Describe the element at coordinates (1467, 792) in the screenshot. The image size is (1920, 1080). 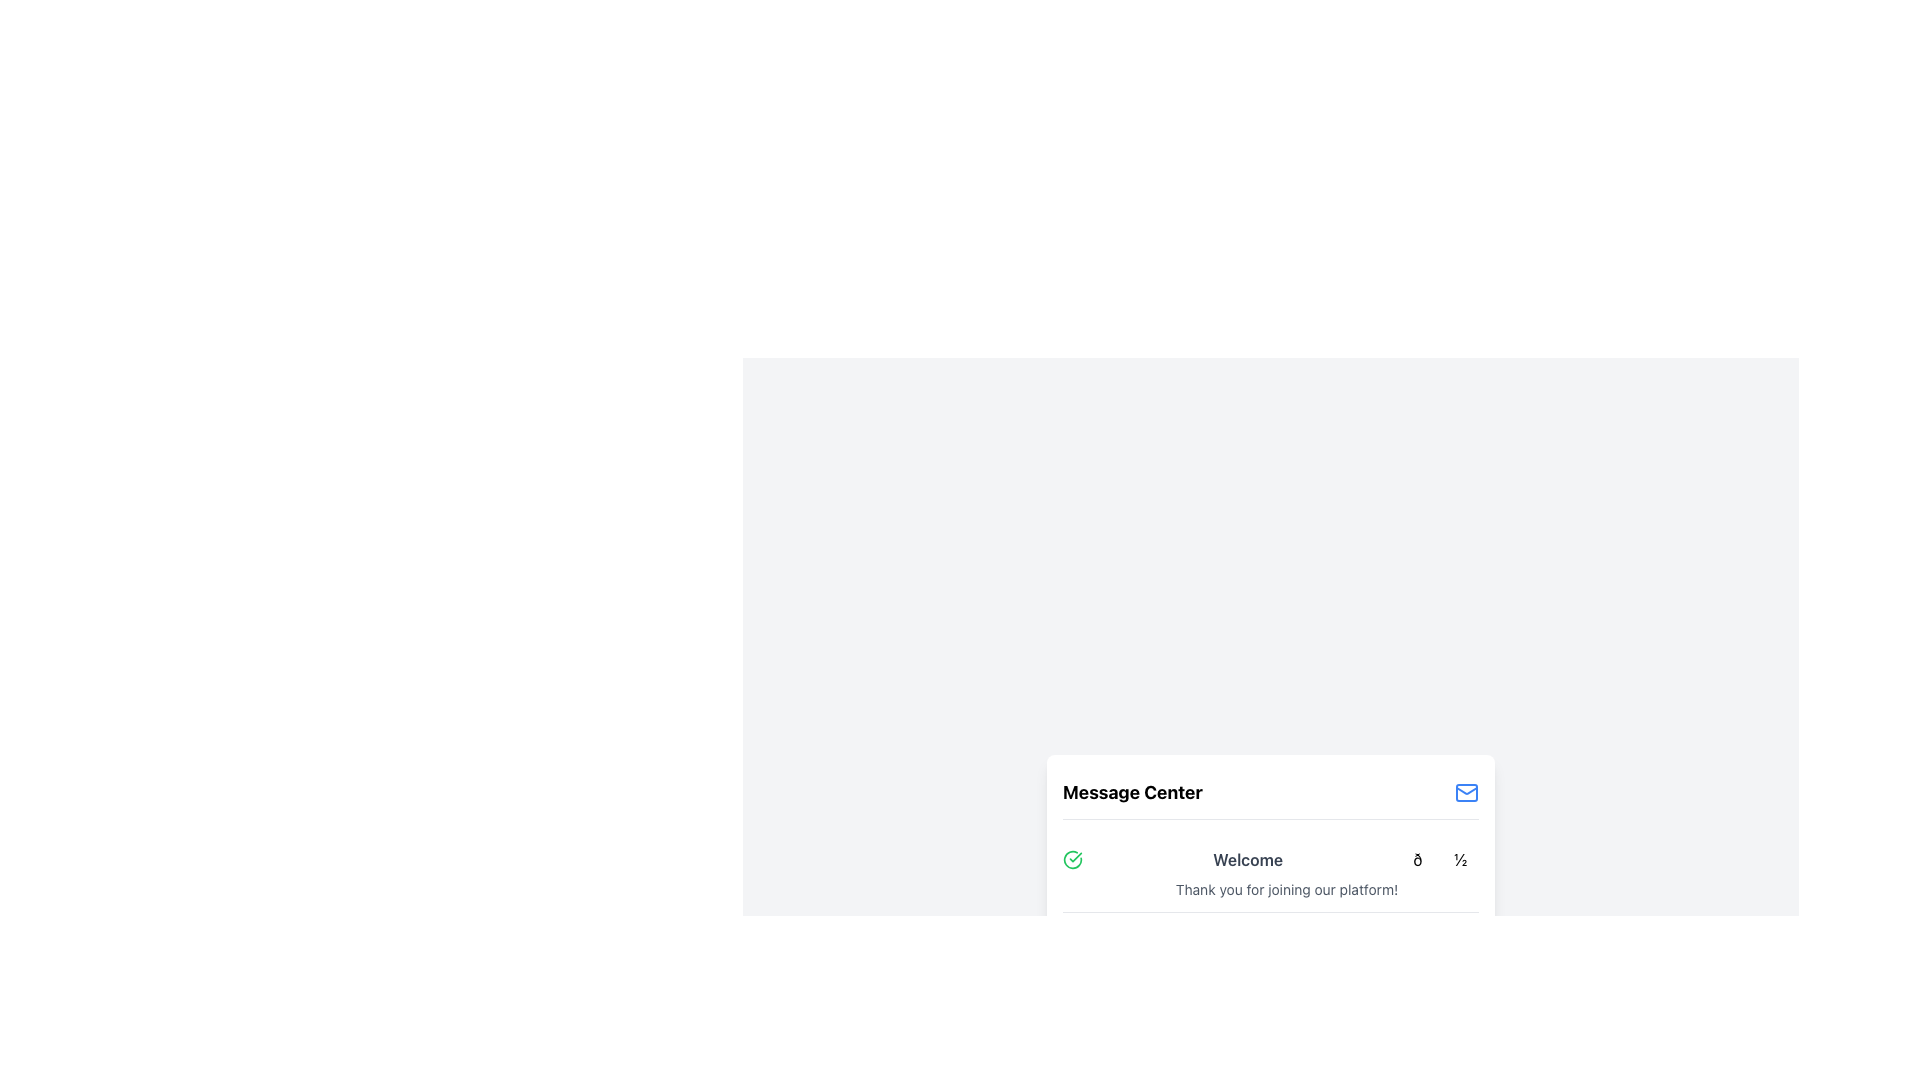
I see `the envelope icon in the top-right corner of the 'Message Center' section` at that location.